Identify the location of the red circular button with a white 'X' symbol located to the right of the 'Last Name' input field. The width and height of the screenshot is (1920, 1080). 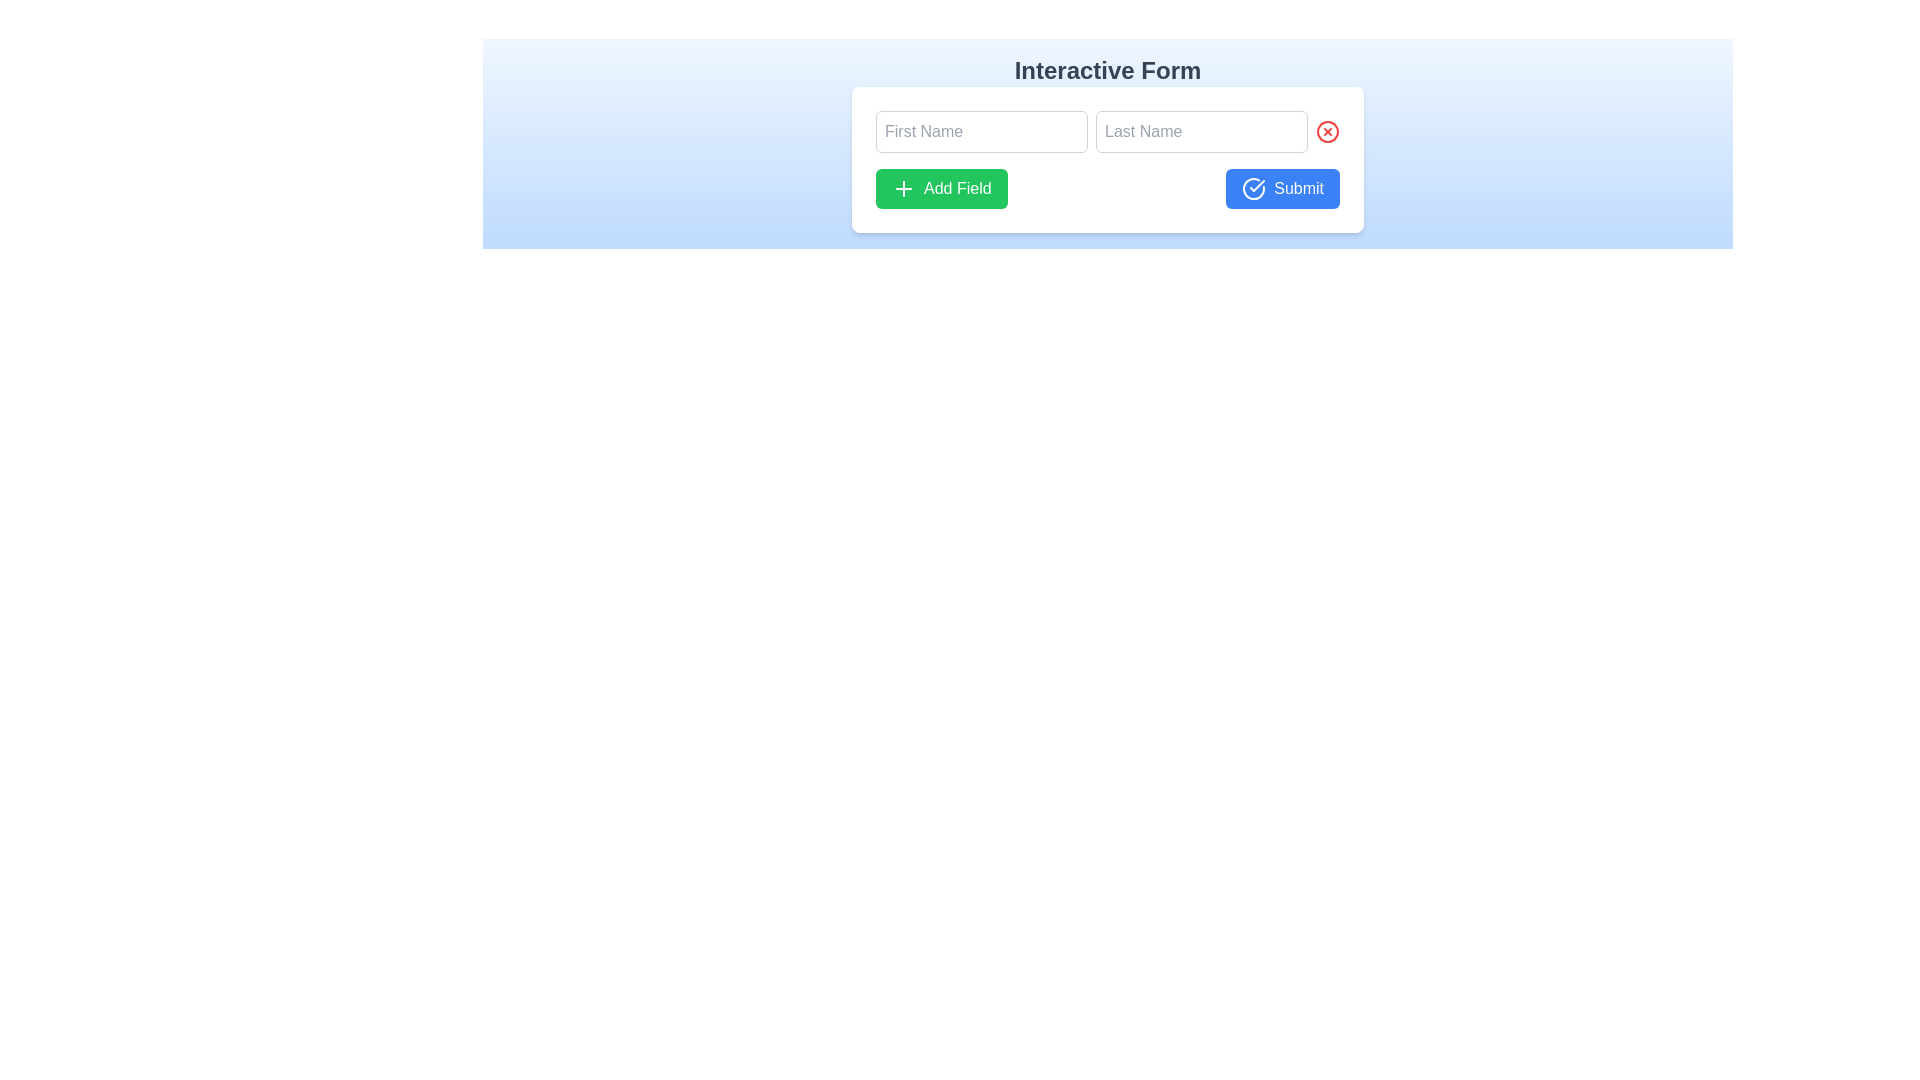
(1328, 131).